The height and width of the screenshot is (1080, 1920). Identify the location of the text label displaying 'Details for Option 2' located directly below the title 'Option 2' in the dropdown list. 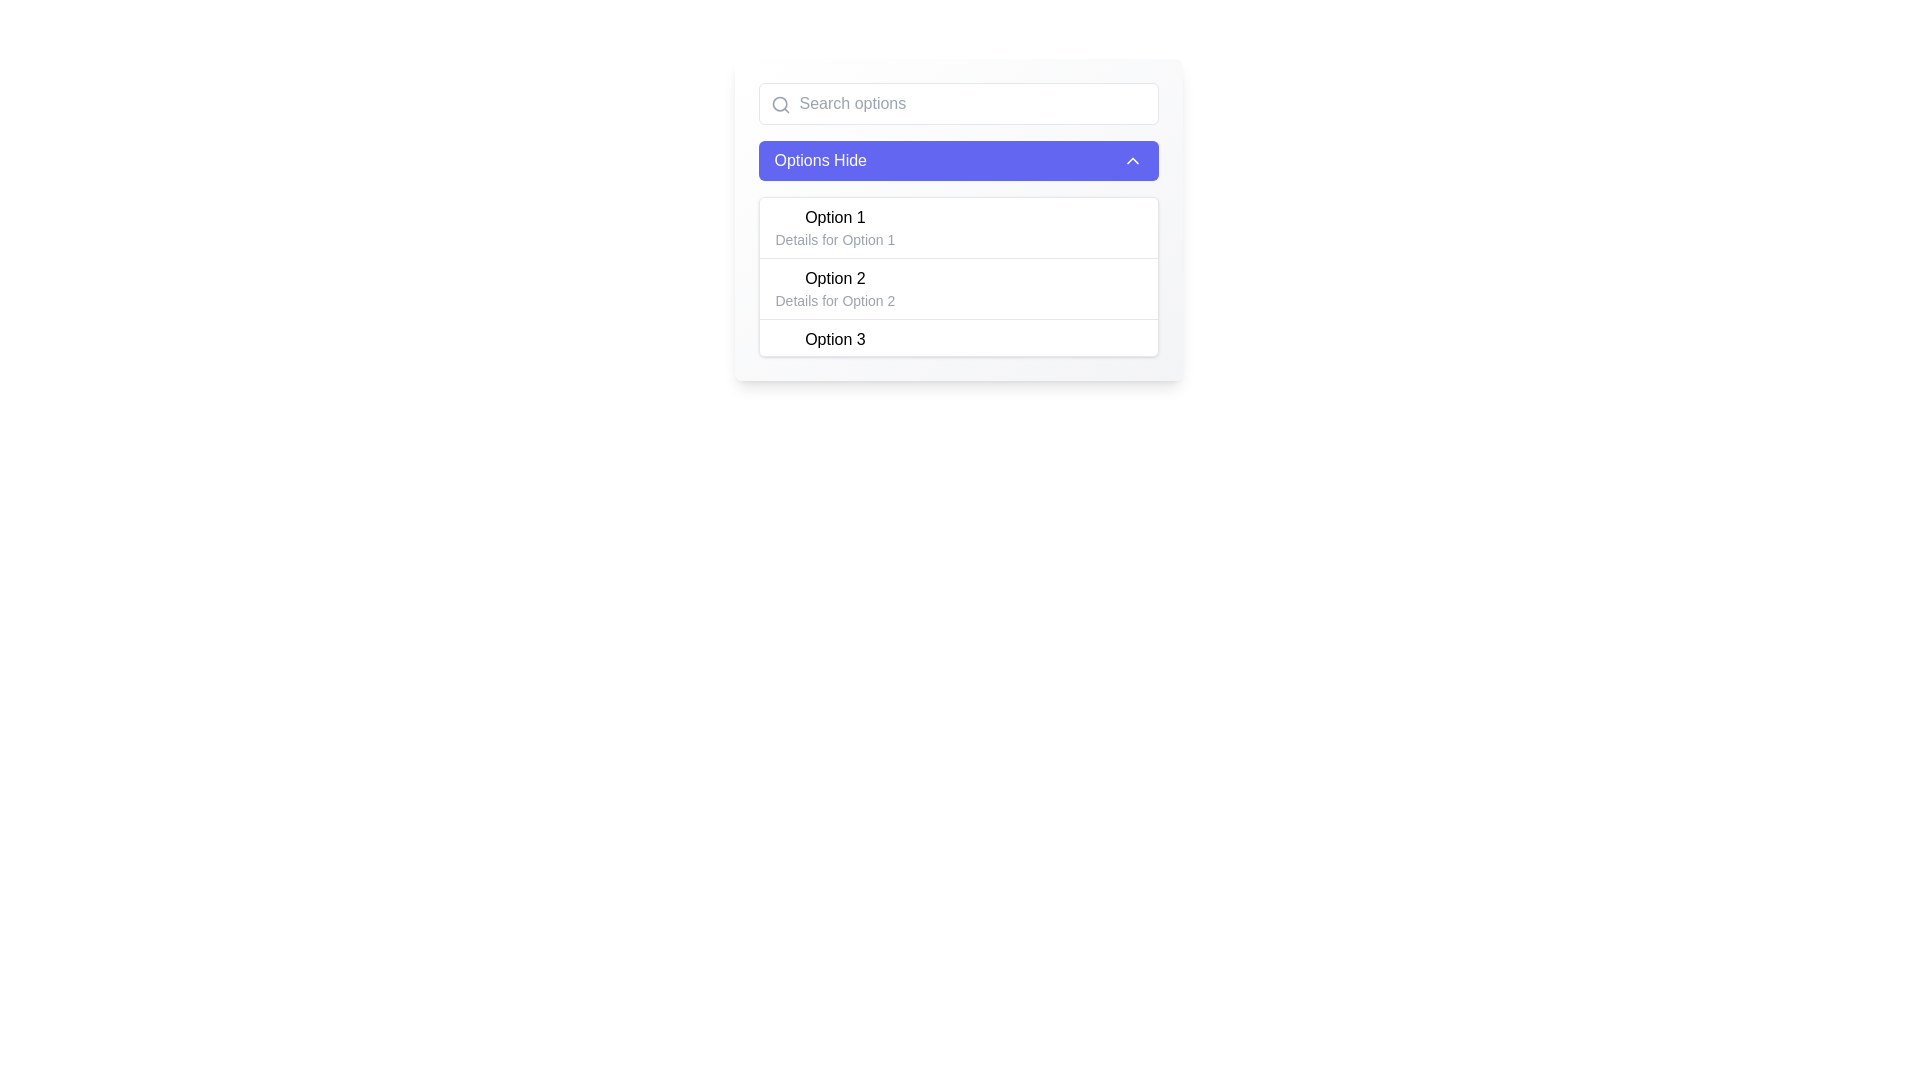
(835, 300).